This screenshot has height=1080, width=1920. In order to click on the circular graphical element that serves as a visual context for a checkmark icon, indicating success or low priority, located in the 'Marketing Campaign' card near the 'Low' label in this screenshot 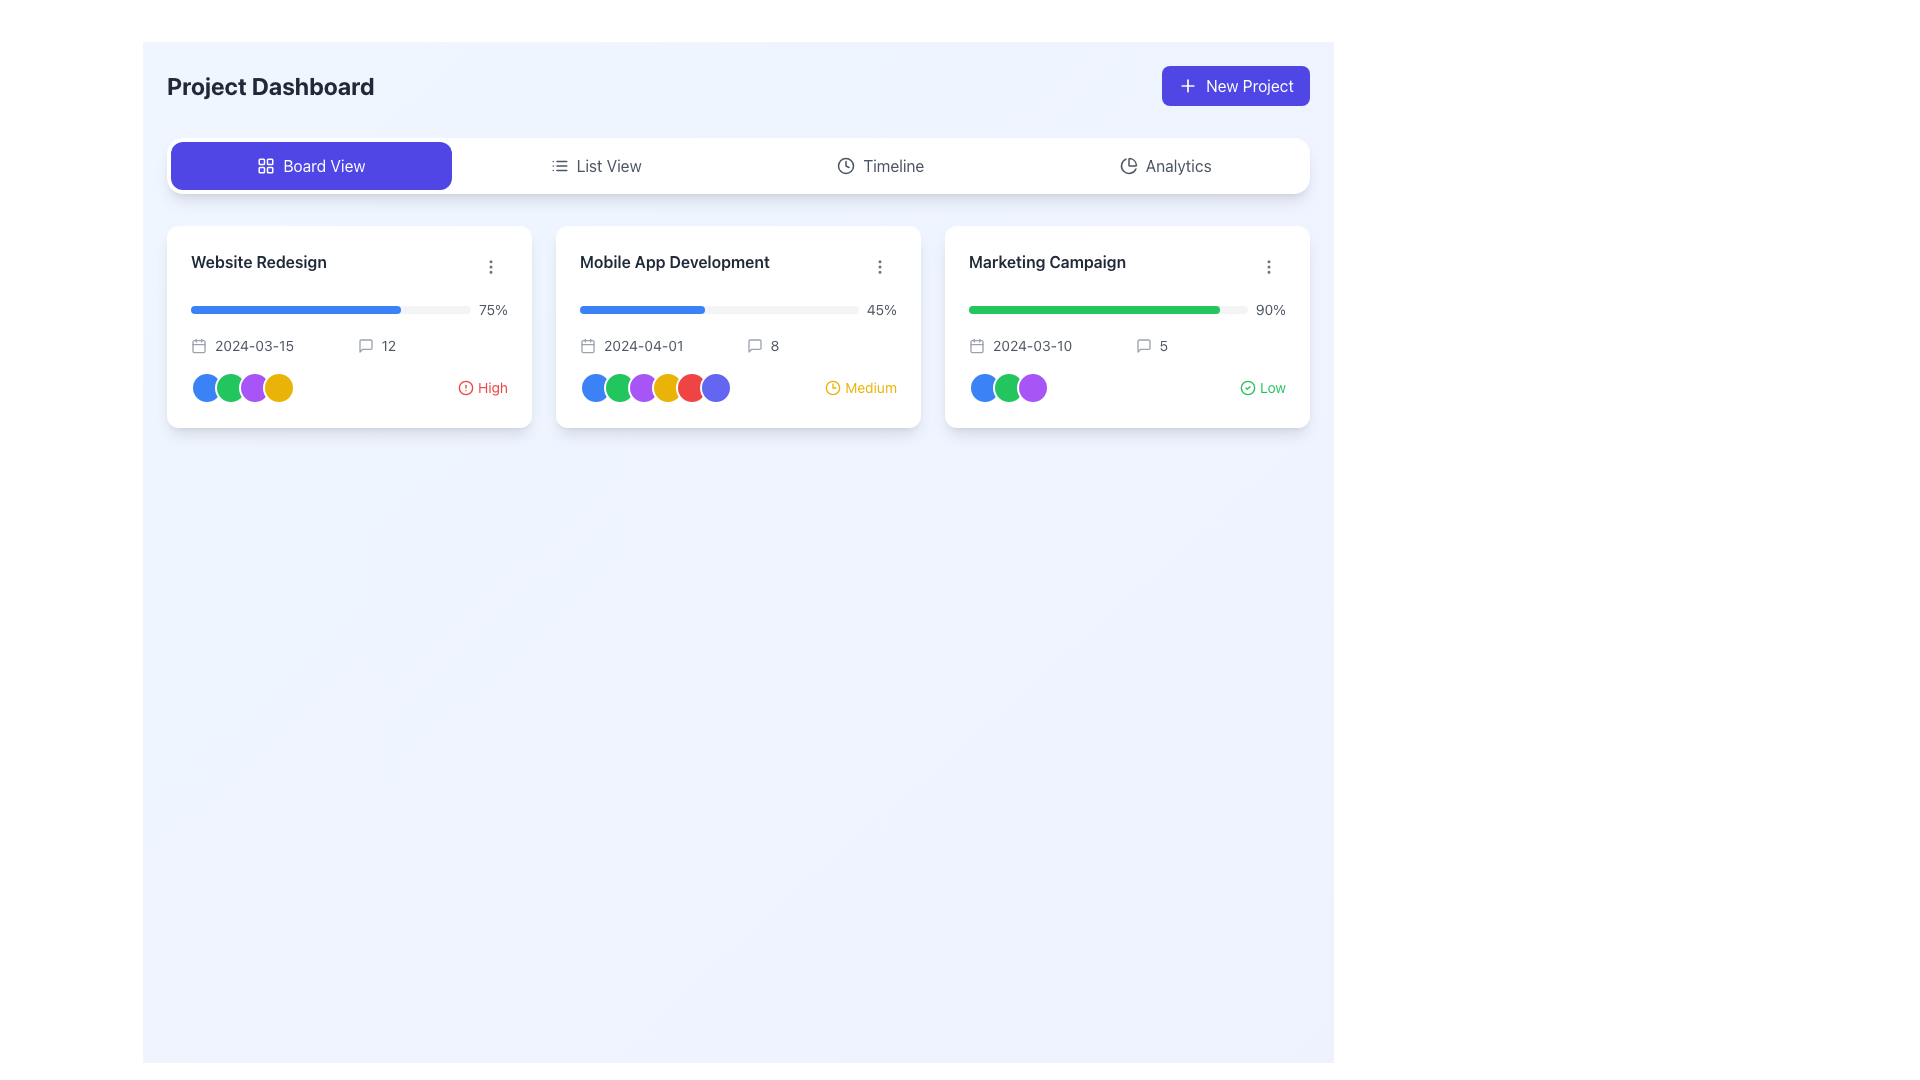, I will do `click(1247, 388)`.